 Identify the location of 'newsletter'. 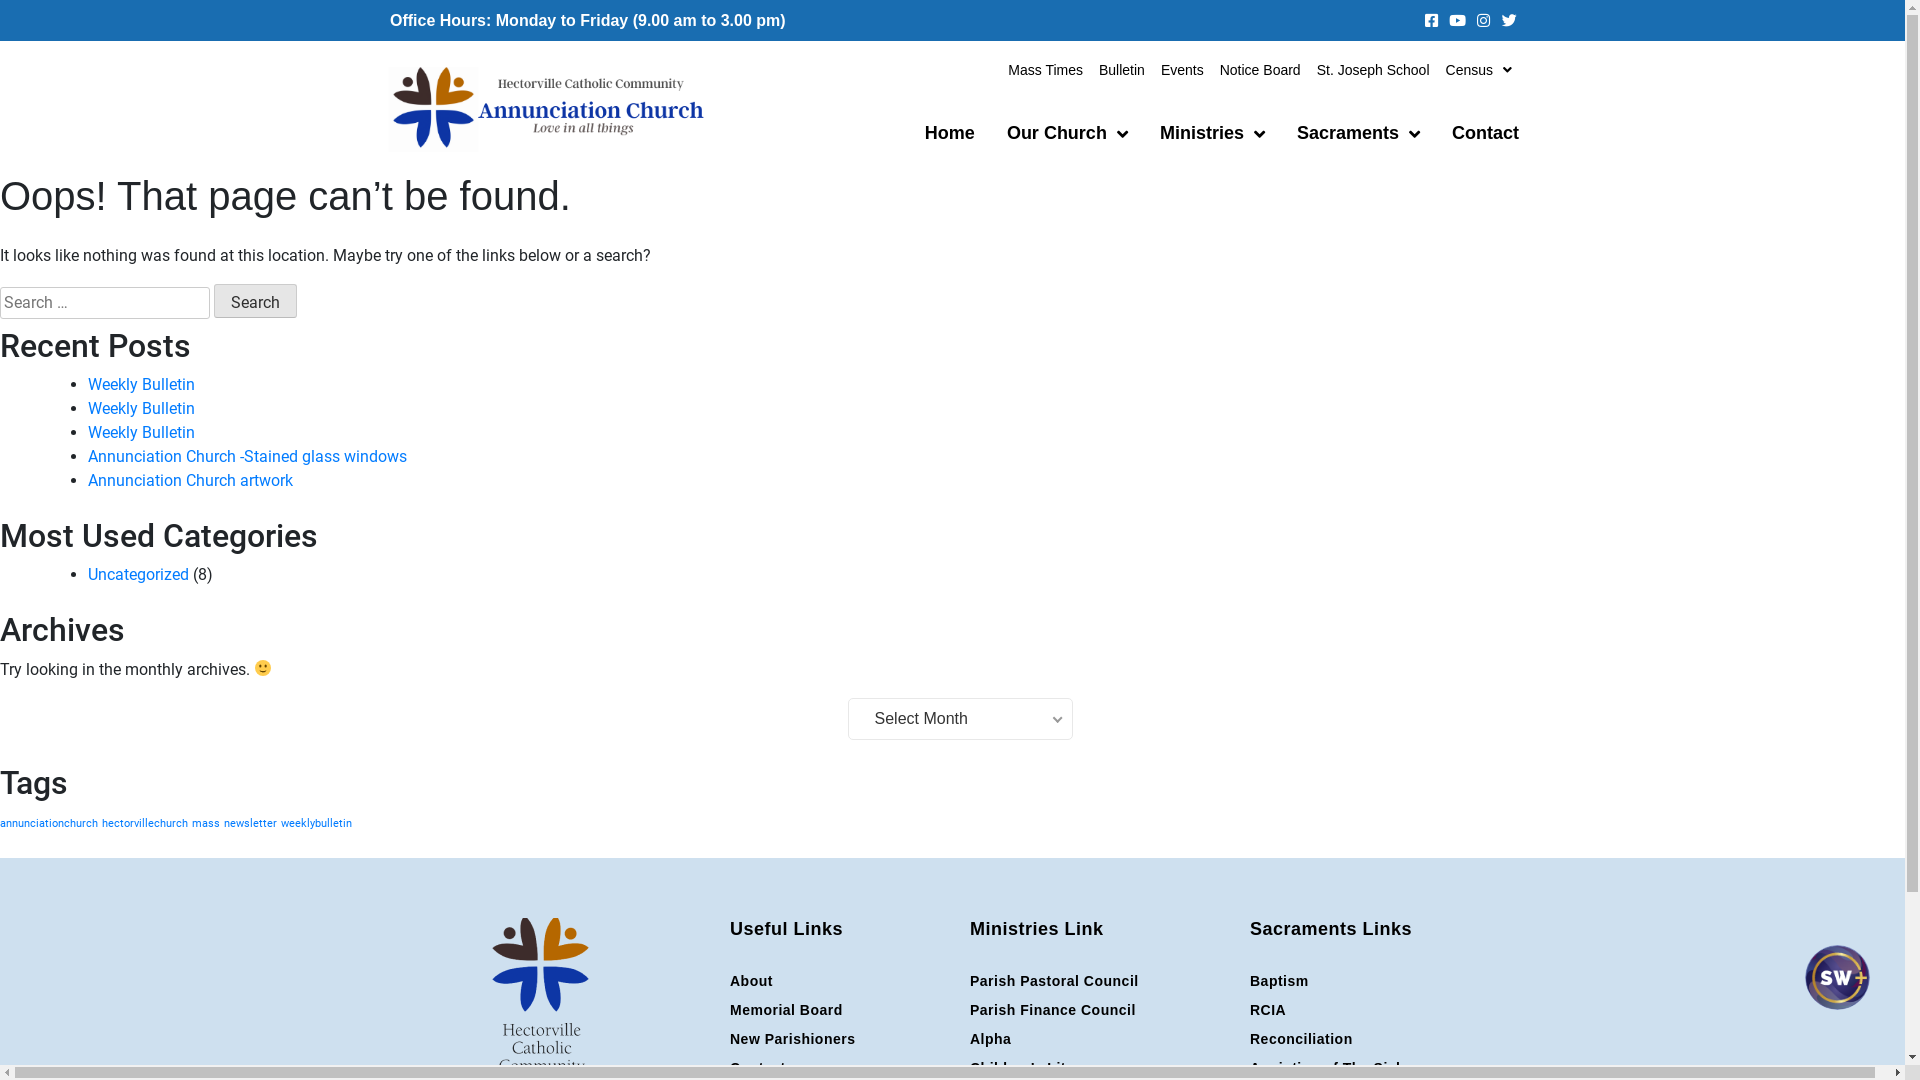
(249, 823).